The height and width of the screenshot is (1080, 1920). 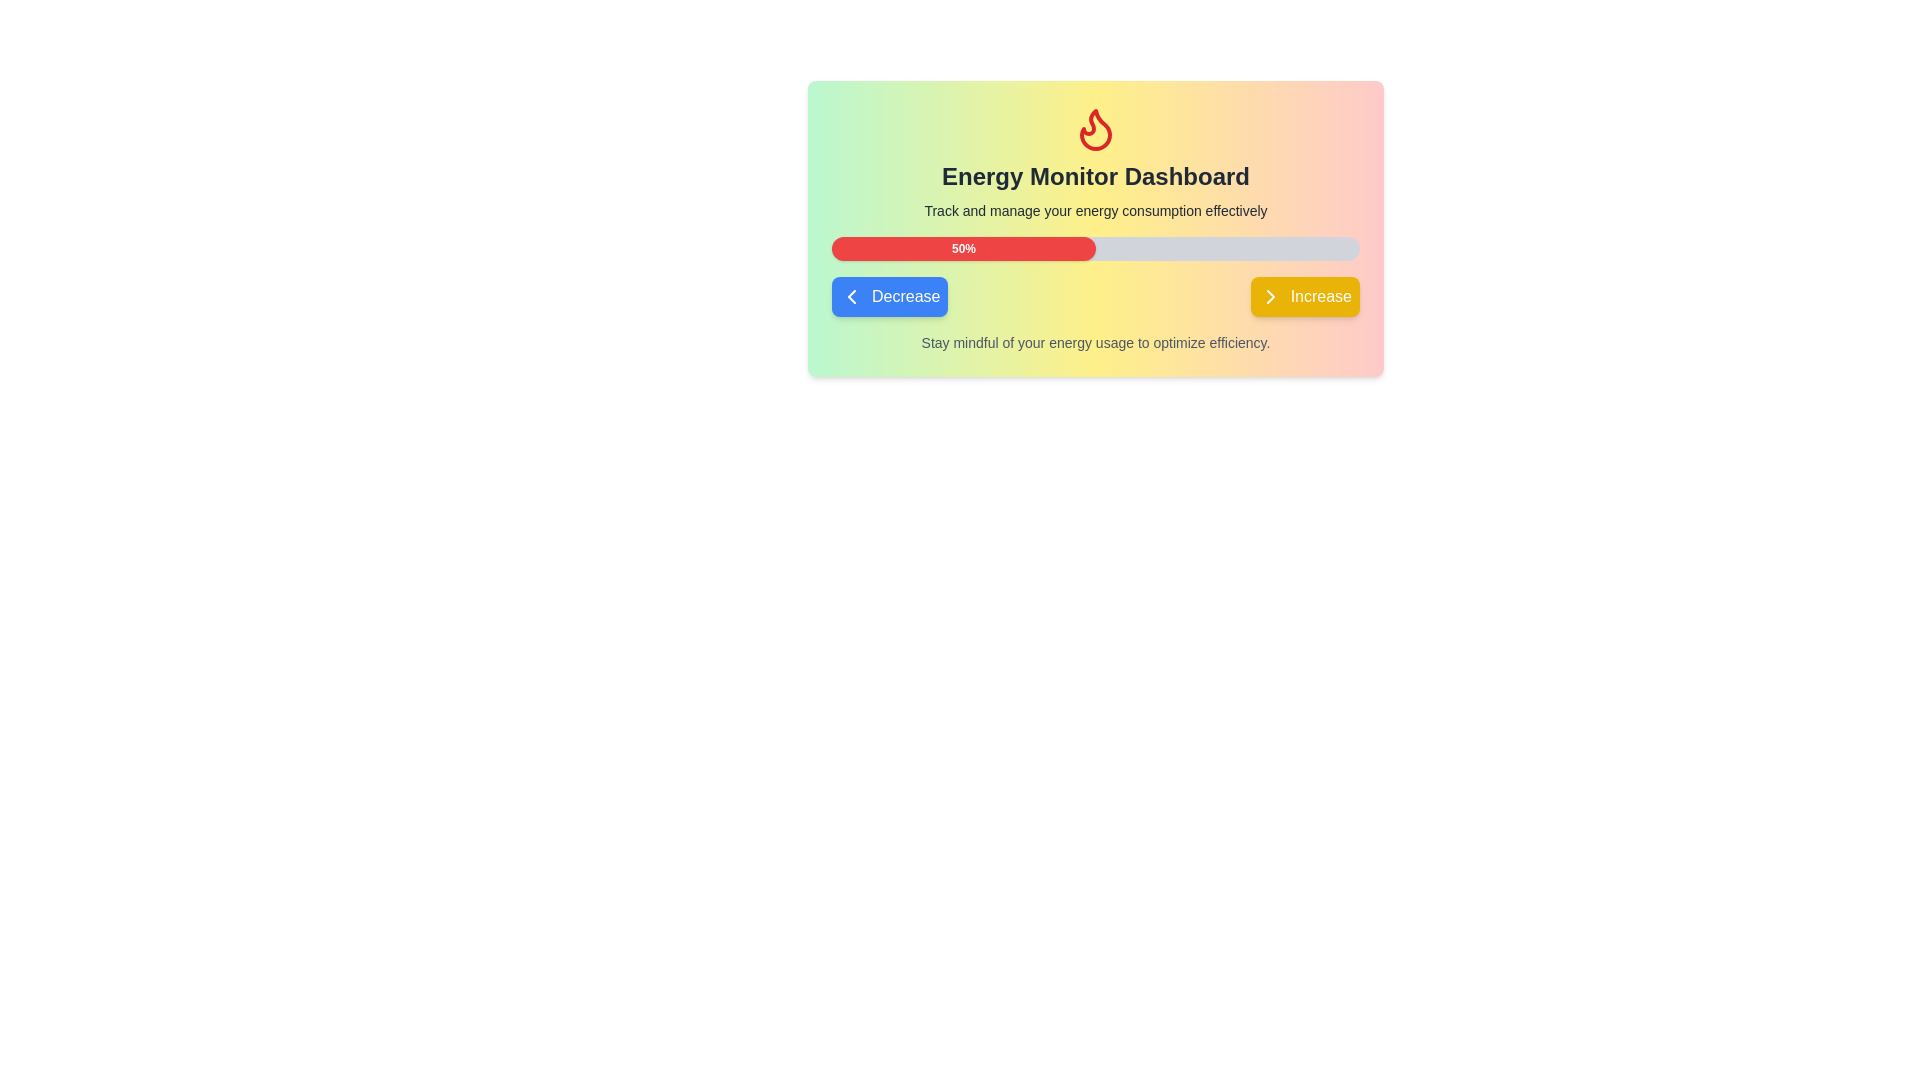 What do you see at coordinates (1305, 297) in the screenshot?
I see `the increment button located to the right of the blue 'Decrease' button in the lower half of the dashboard to increase the value or progress` at bounding box center [1305, 297].